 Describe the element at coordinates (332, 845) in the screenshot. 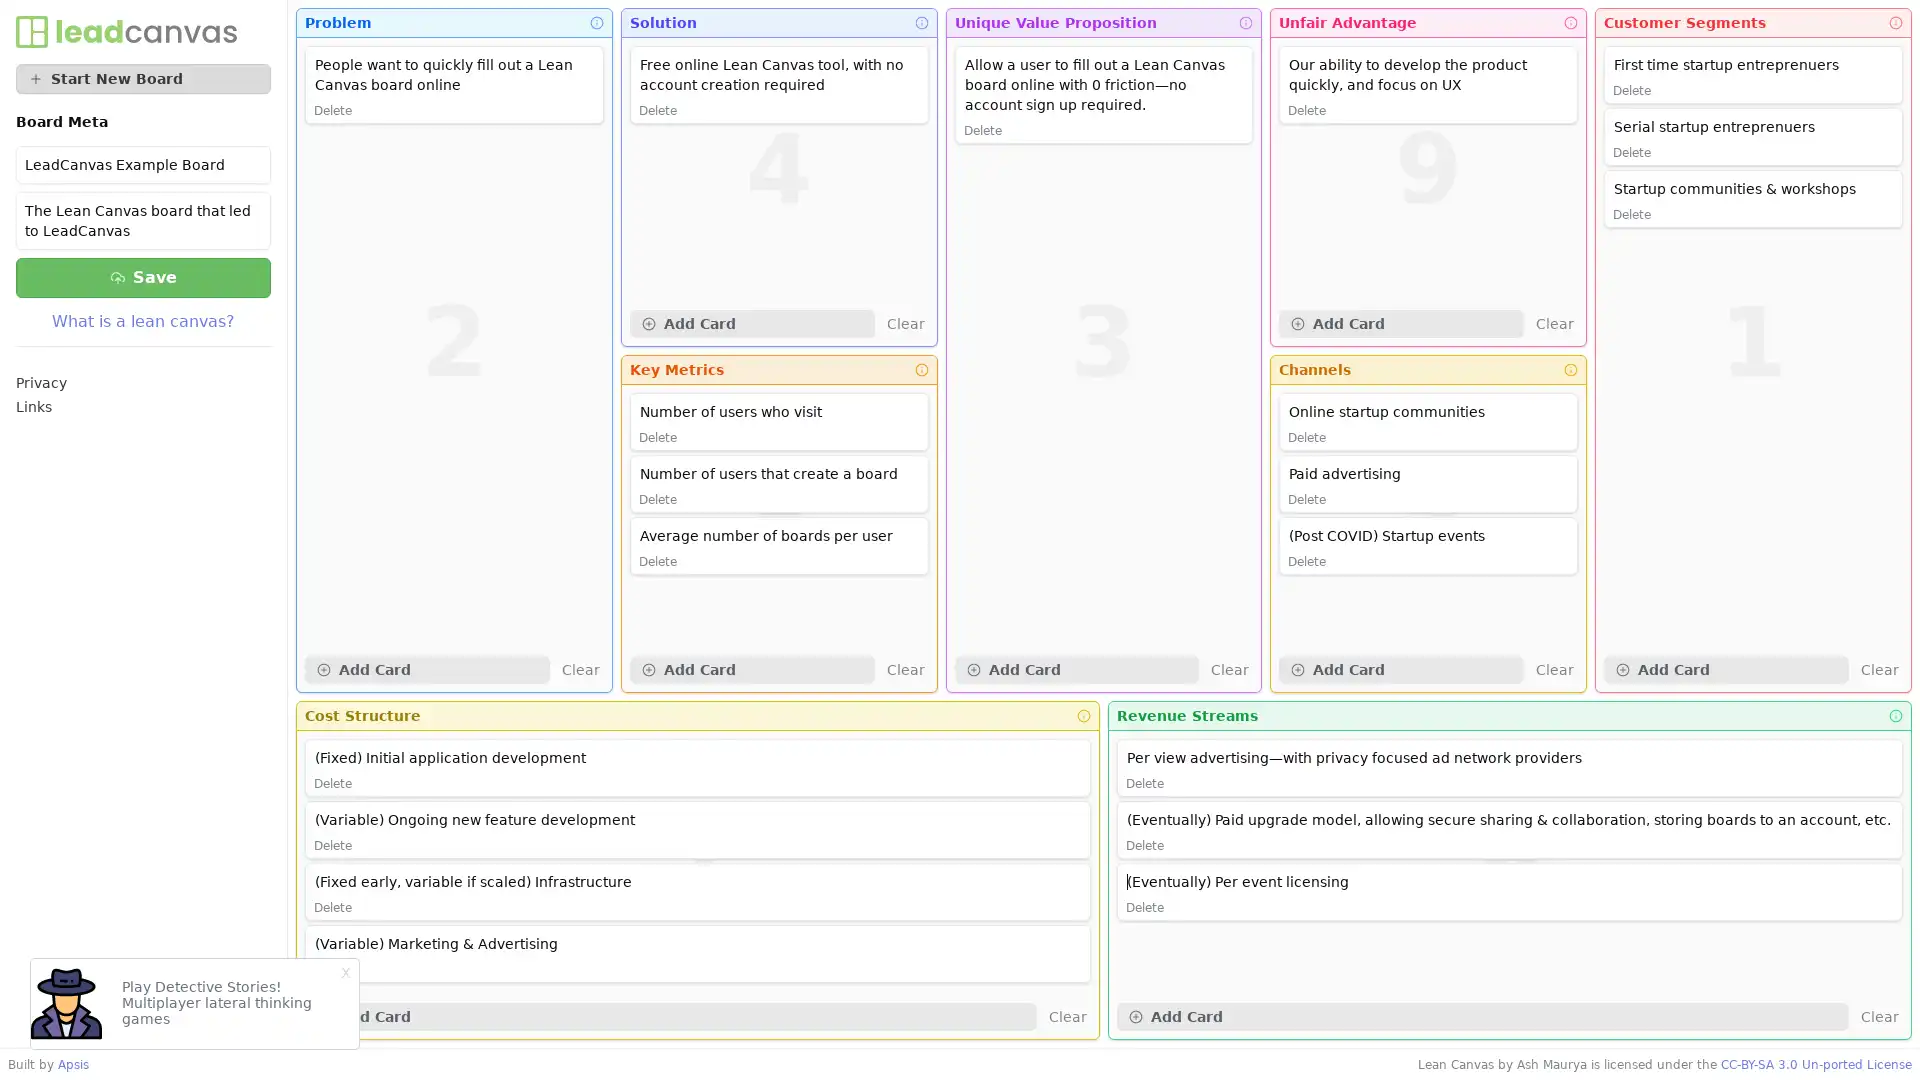

I see `Delete` at that location.